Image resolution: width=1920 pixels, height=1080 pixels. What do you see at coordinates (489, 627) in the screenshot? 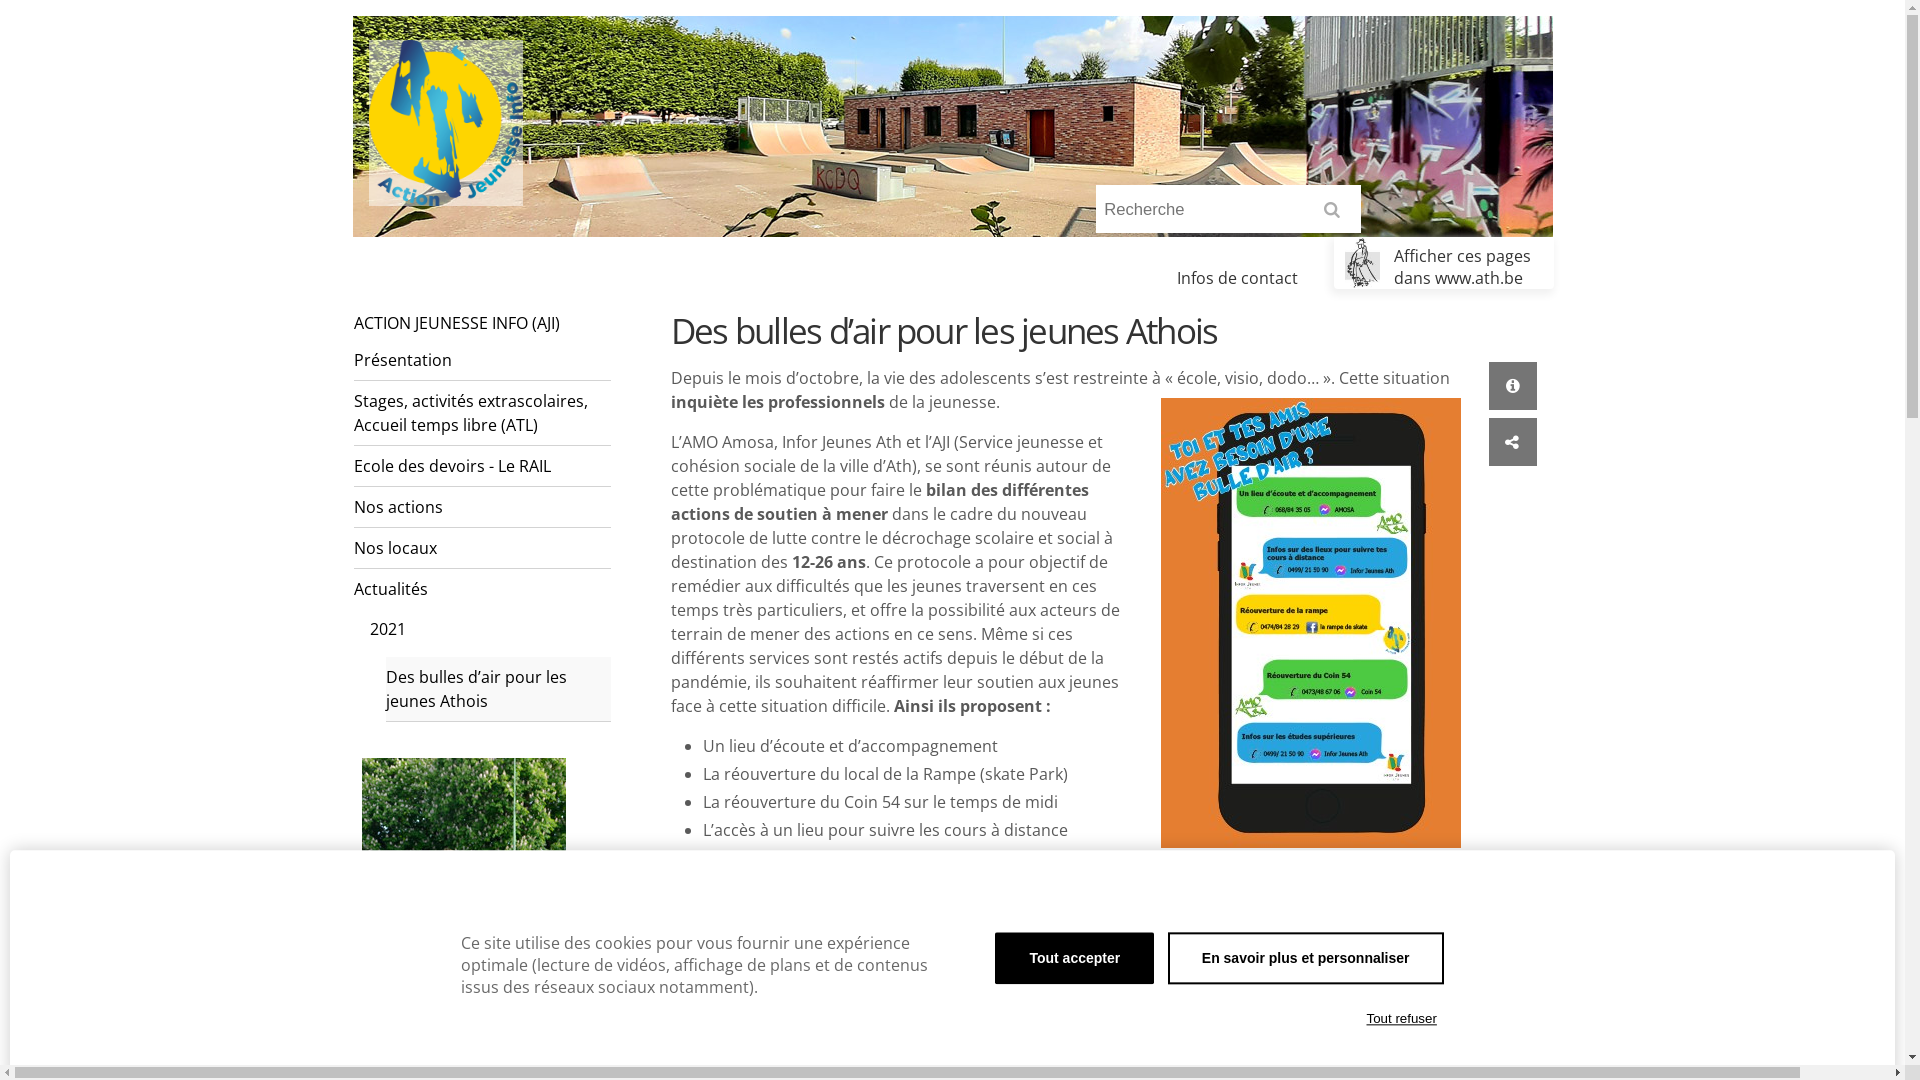
I see `'2021'` at bounding box center [489, 627].